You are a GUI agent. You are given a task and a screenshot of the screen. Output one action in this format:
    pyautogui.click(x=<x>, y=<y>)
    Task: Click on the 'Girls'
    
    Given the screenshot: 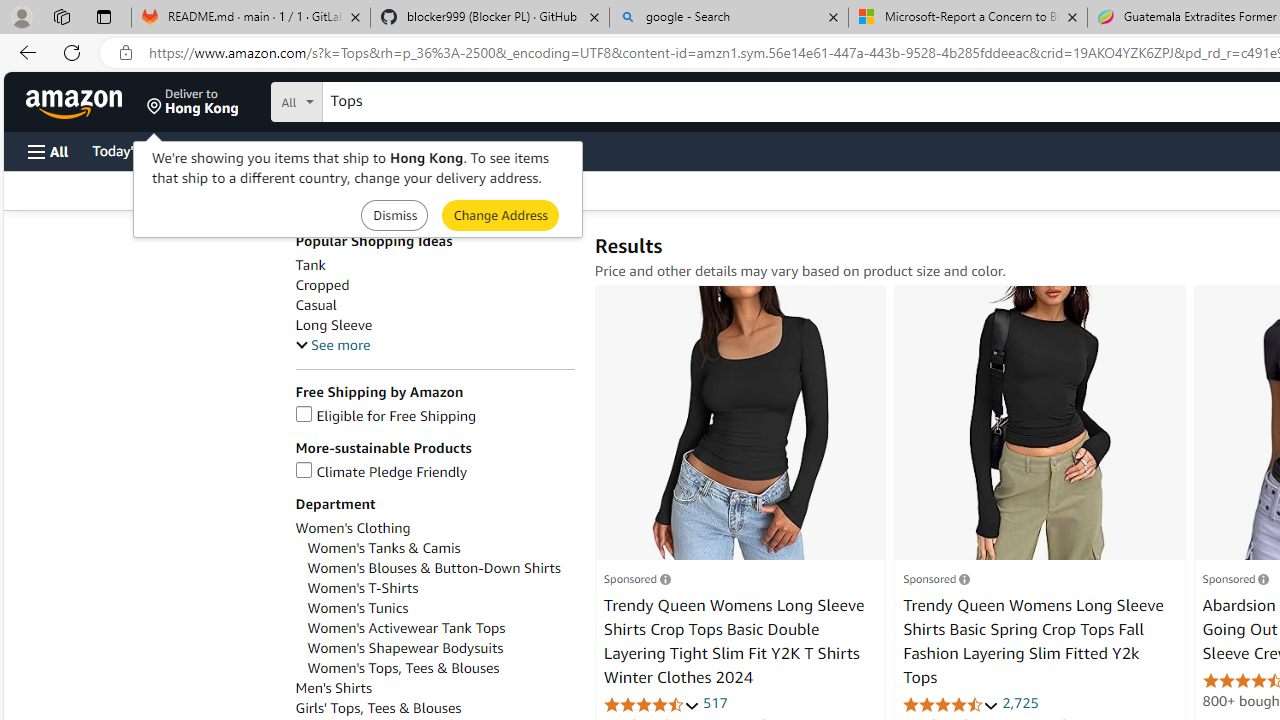 What is the action you would take?
    pyautogui.click(x=378, y=707)
    